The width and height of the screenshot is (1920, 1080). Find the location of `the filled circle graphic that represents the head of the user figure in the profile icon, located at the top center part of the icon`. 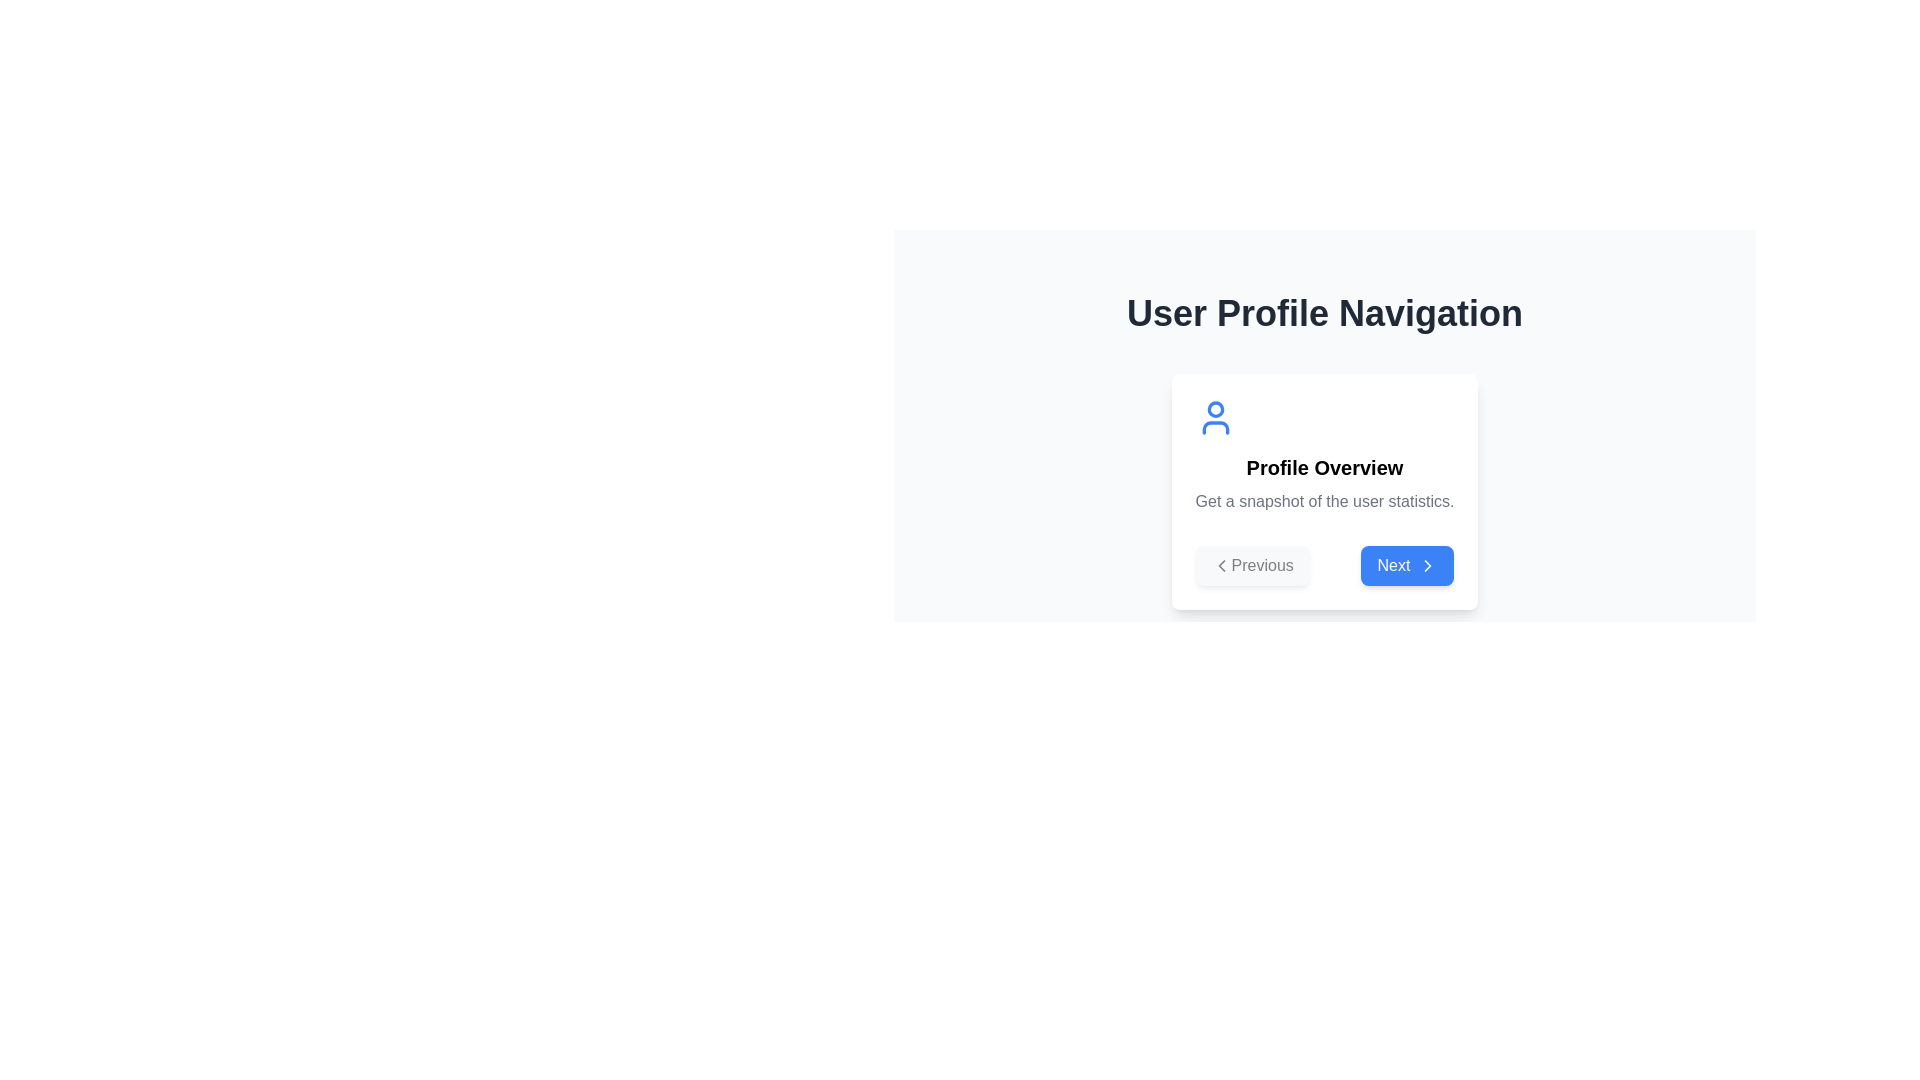

the filled circle graphic that represents the head of the user figure in the profile icon, located at the top center part of the icon is located at coordinates (1214, 408).